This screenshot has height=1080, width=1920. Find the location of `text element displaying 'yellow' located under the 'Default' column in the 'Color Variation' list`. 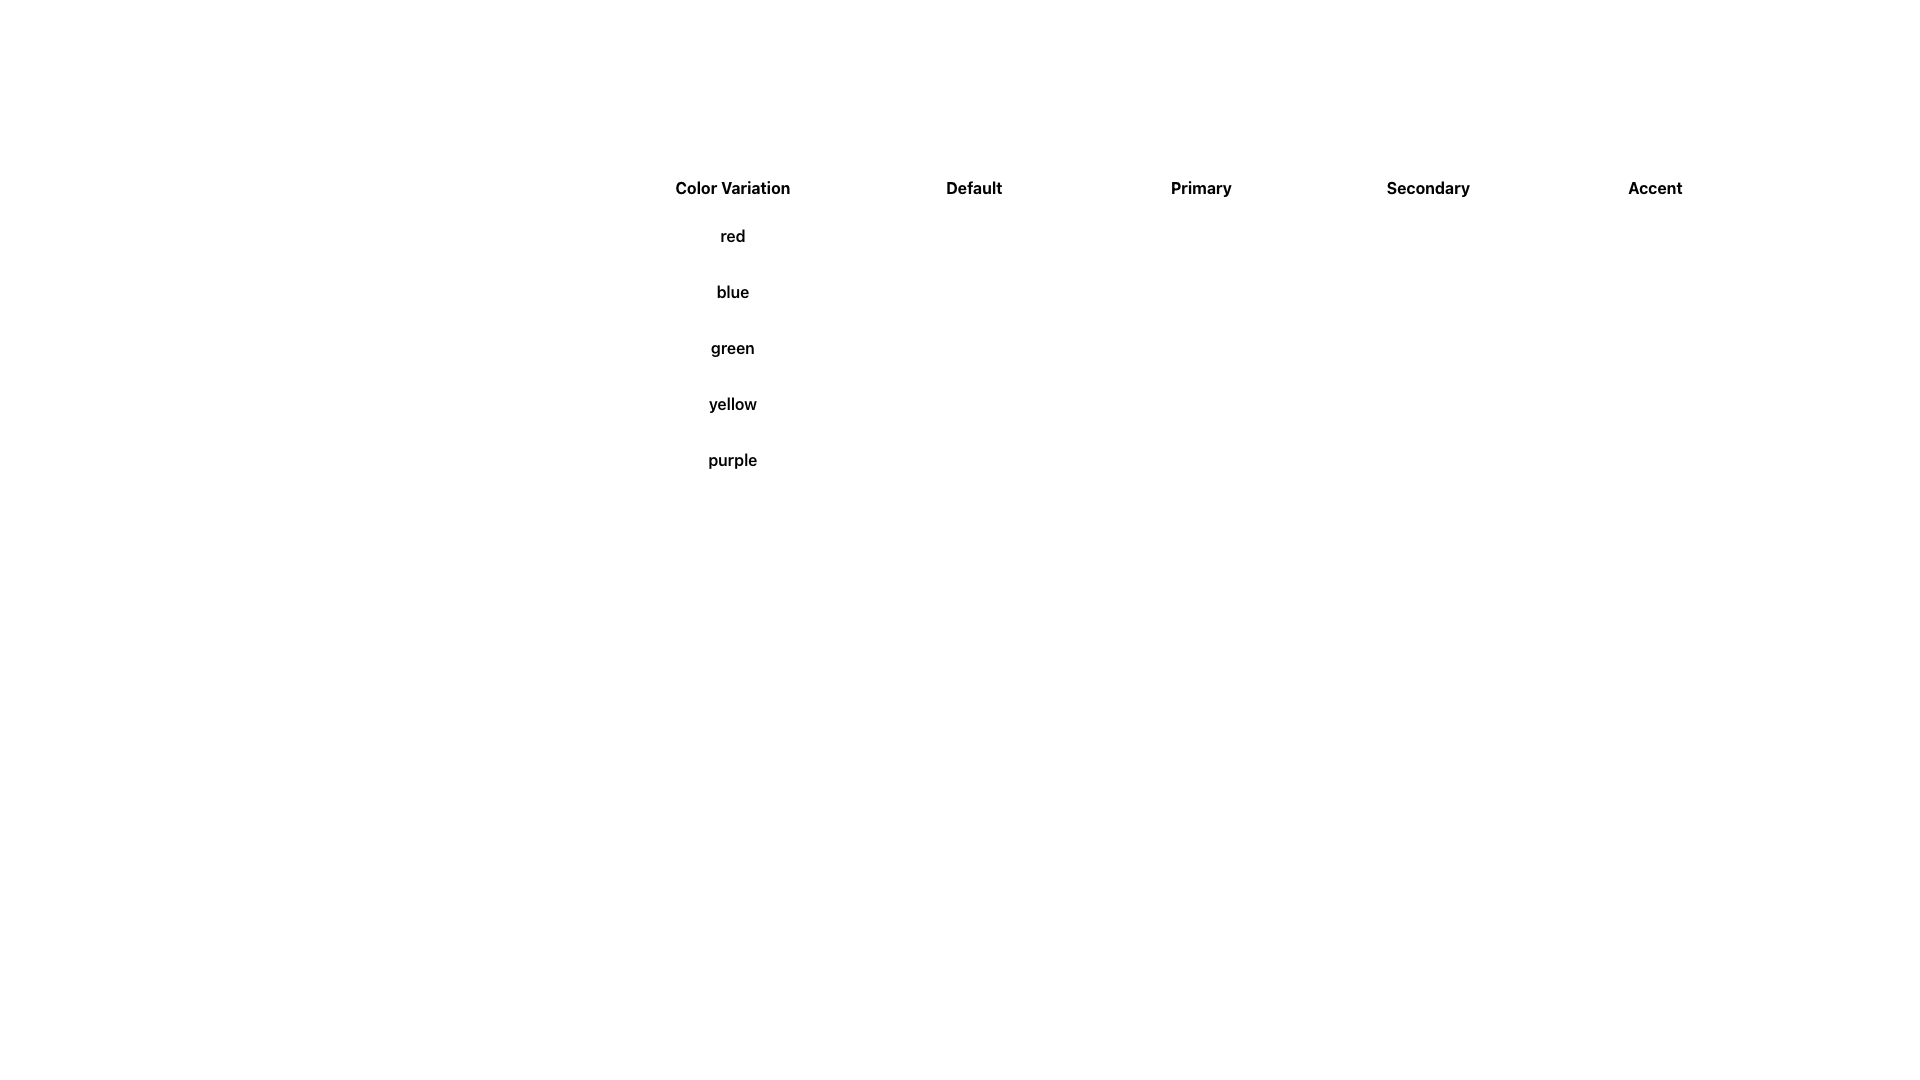

text element displaying 'yellow' located under the 'Default' column in the 'Color Variation' list is located at coordinates (974, 404).